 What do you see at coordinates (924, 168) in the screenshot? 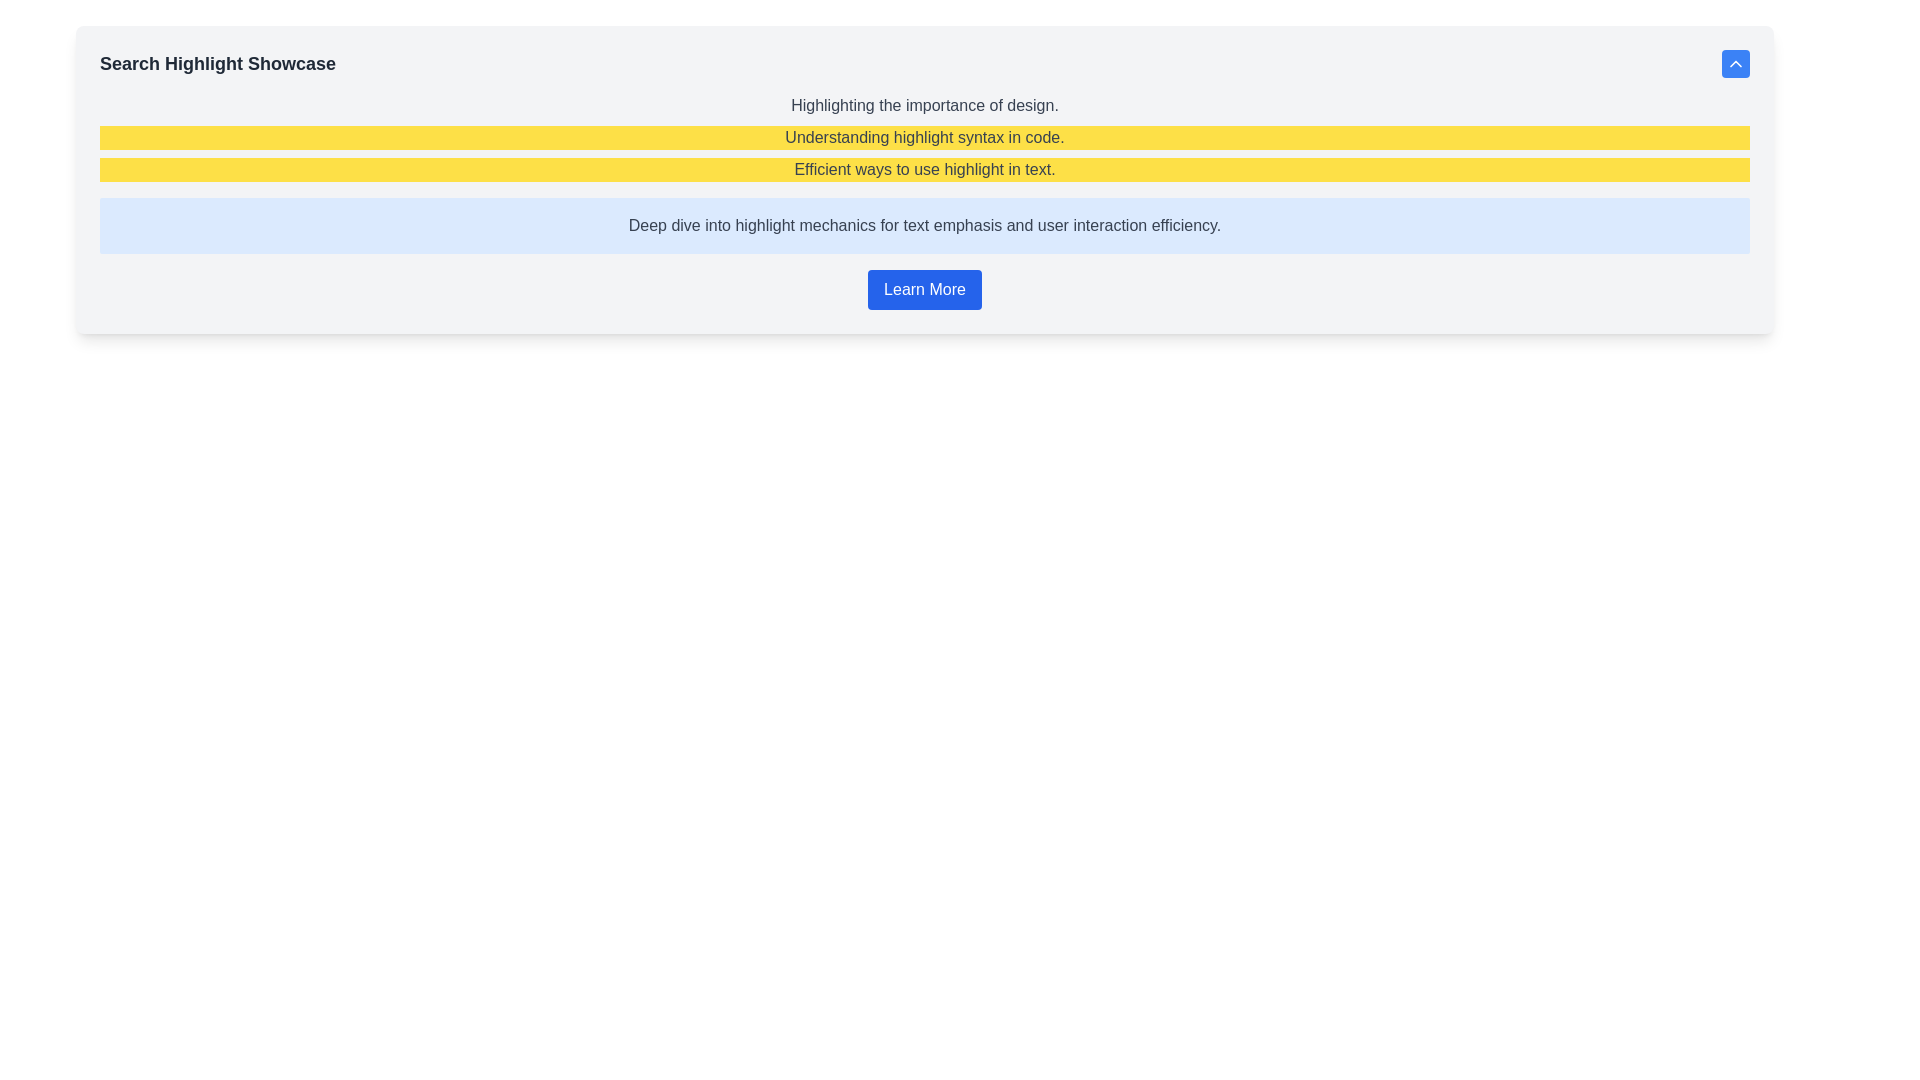
I see `the Text element that emphasizes efficient ways of using highlights in text, which is the third item in a vertical list of highlighted text items` at bounding box center [924, 168].